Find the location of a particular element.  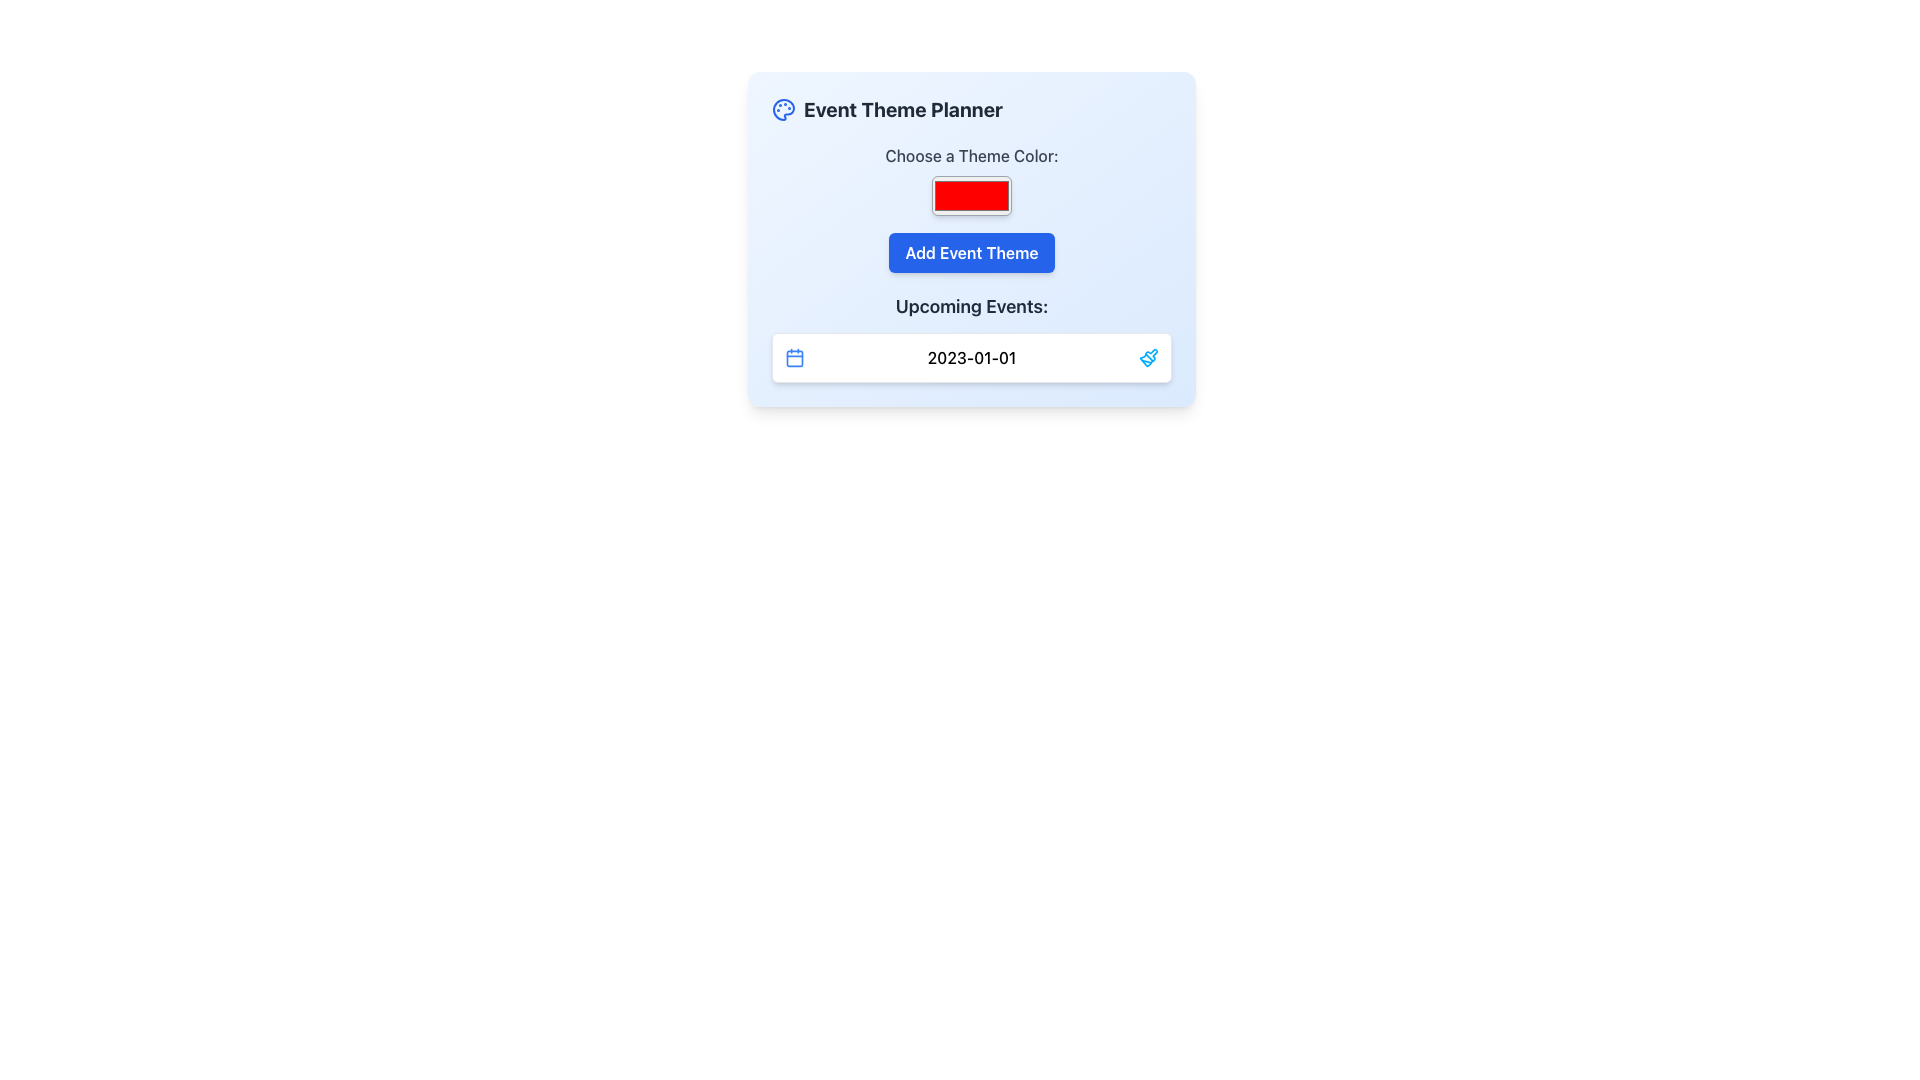

the blue paintbrush icon located beneath the text '2023-01-01' to initiate an editing action is located at coordinates (1148, 357).